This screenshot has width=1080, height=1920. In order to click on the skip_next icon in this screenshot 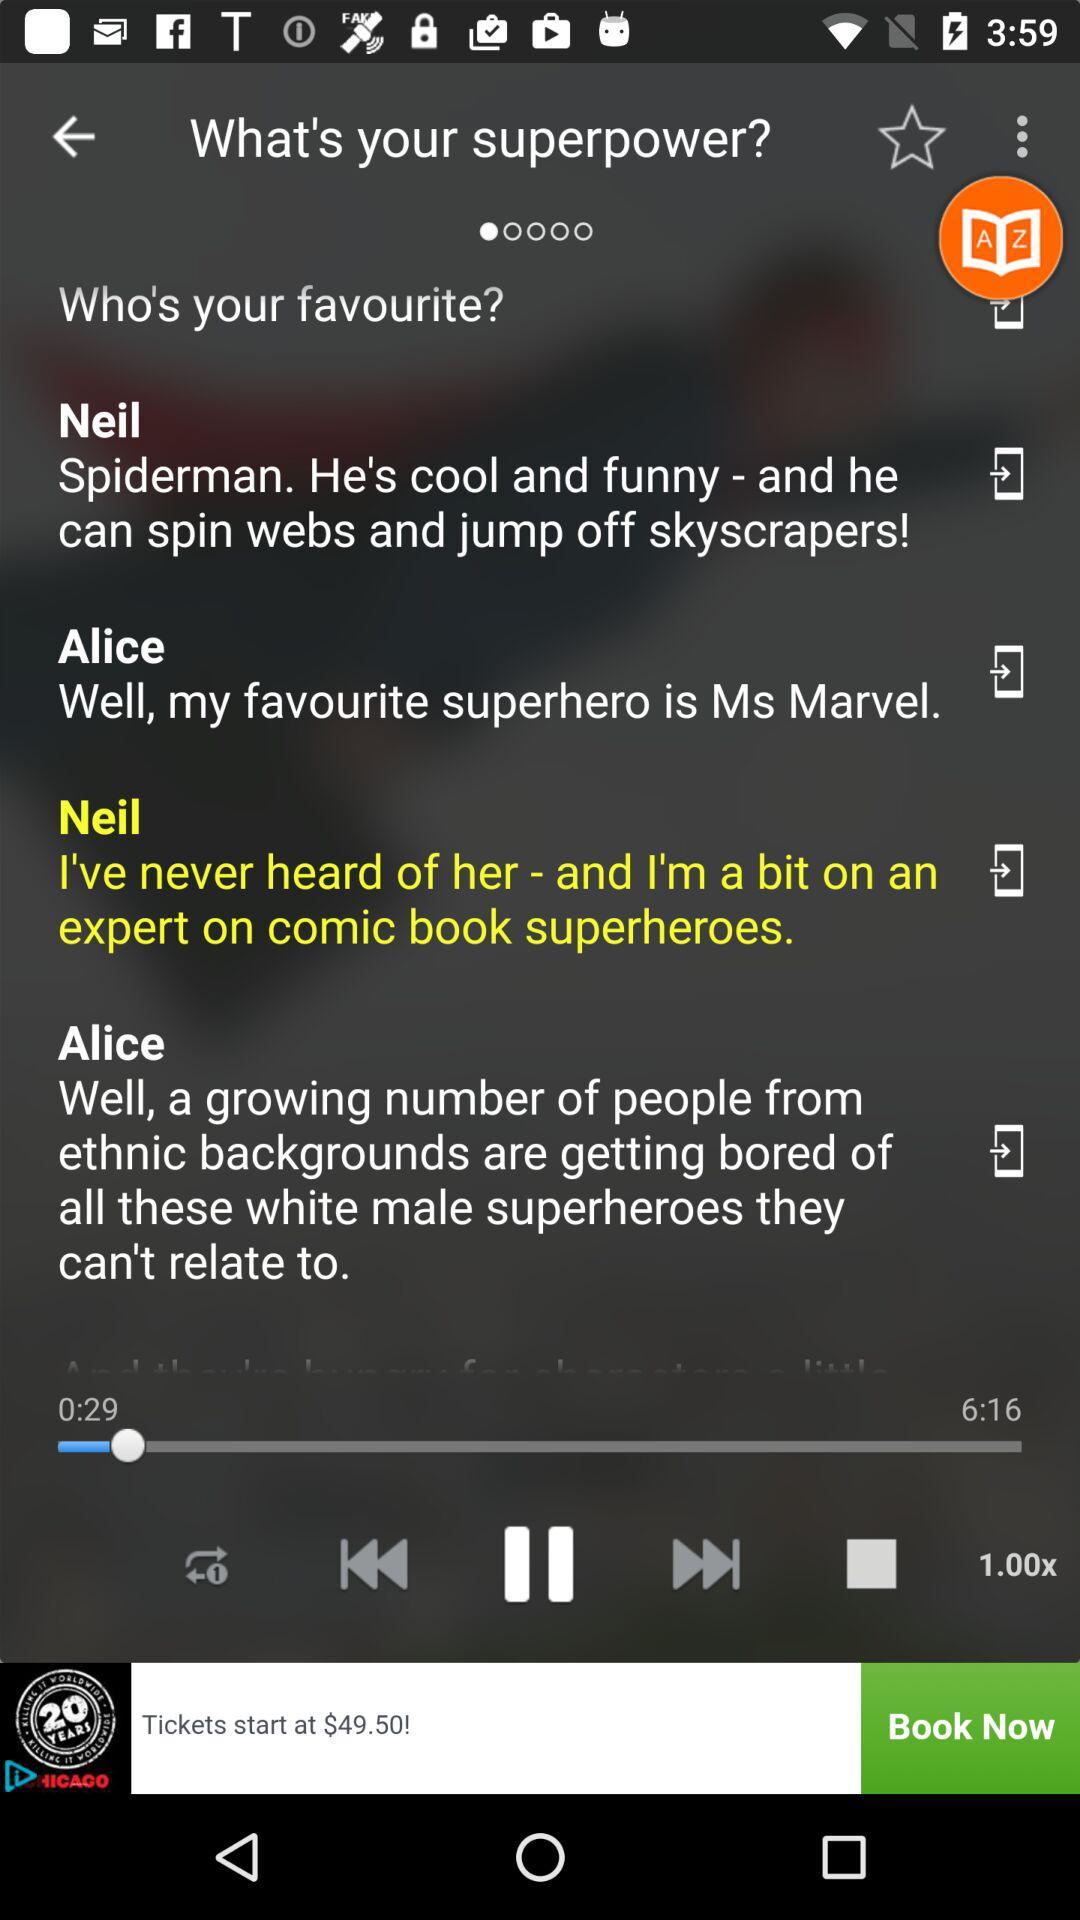, I will do `click(704, 1562)`.